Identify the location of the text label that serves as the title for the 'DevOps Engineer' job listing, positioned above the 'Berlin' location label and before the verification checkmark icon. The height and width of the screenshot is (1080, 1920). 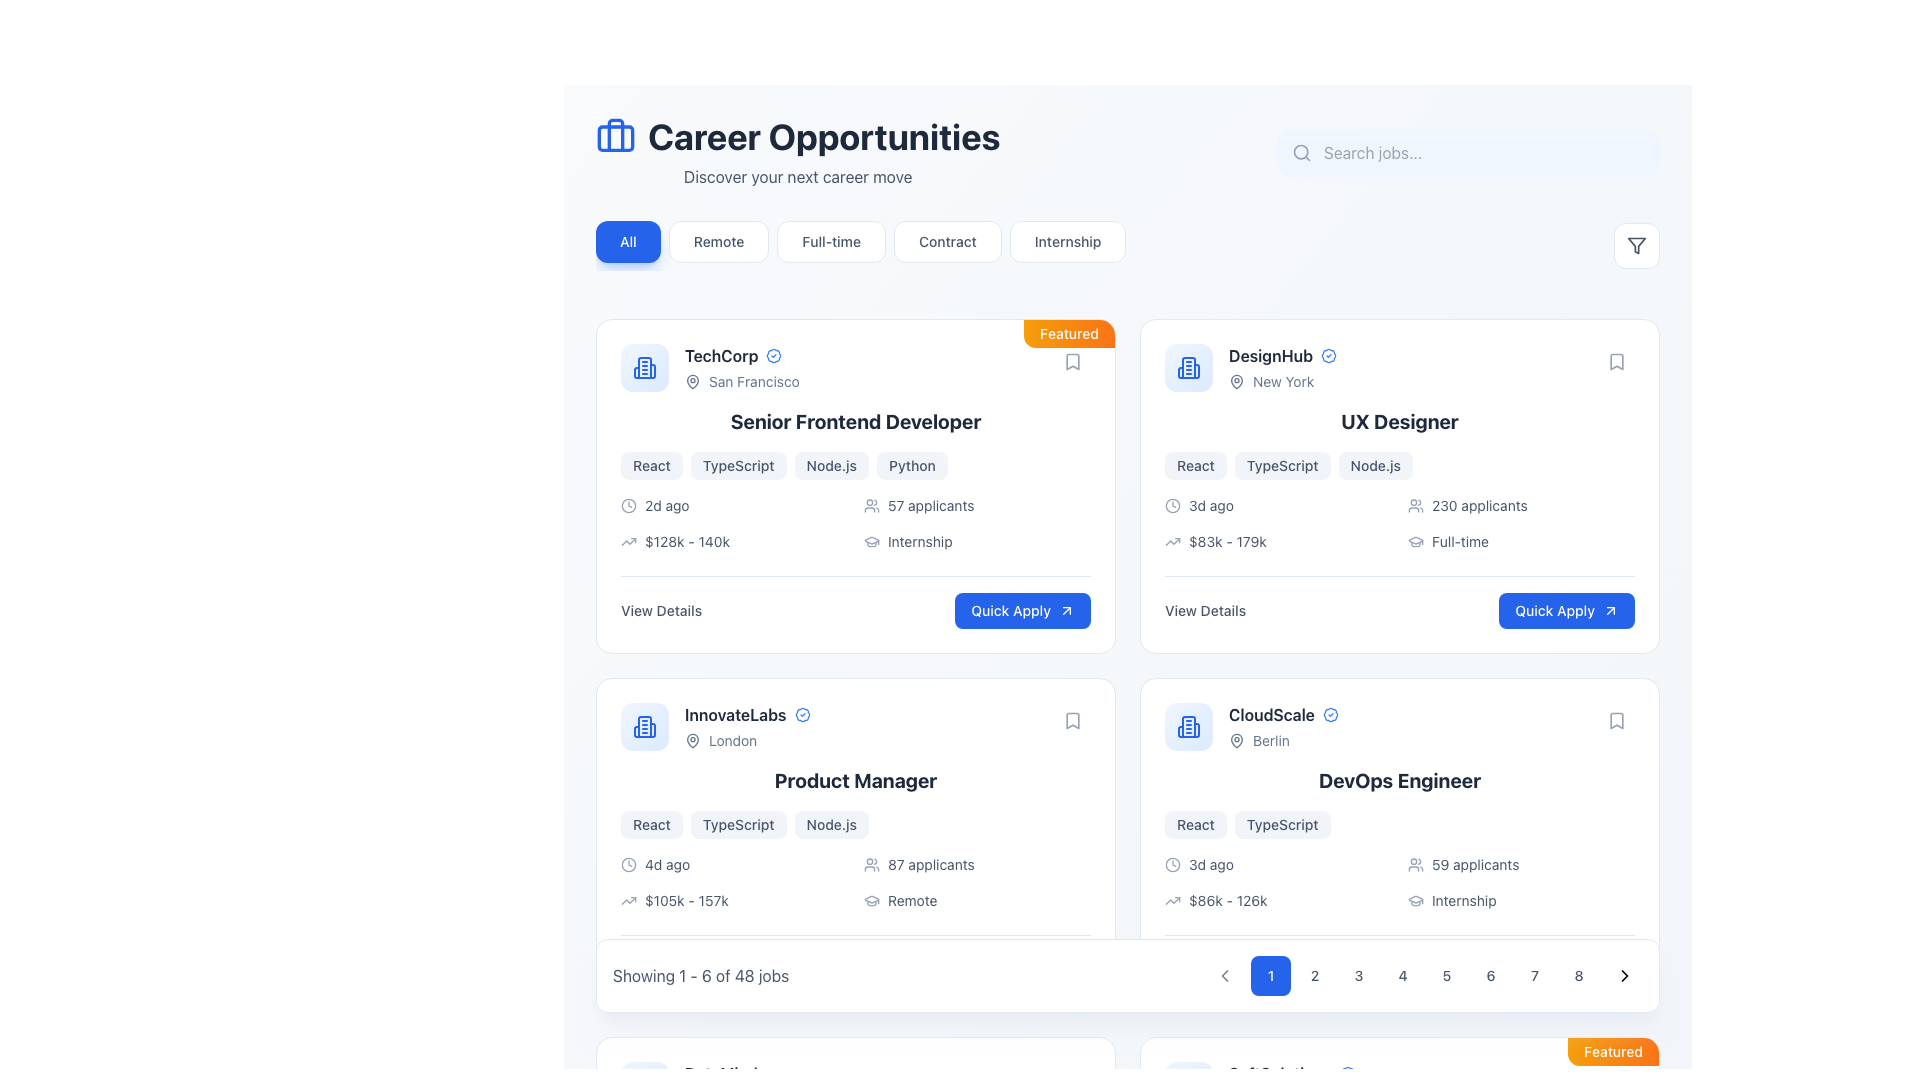
(1271, 713).